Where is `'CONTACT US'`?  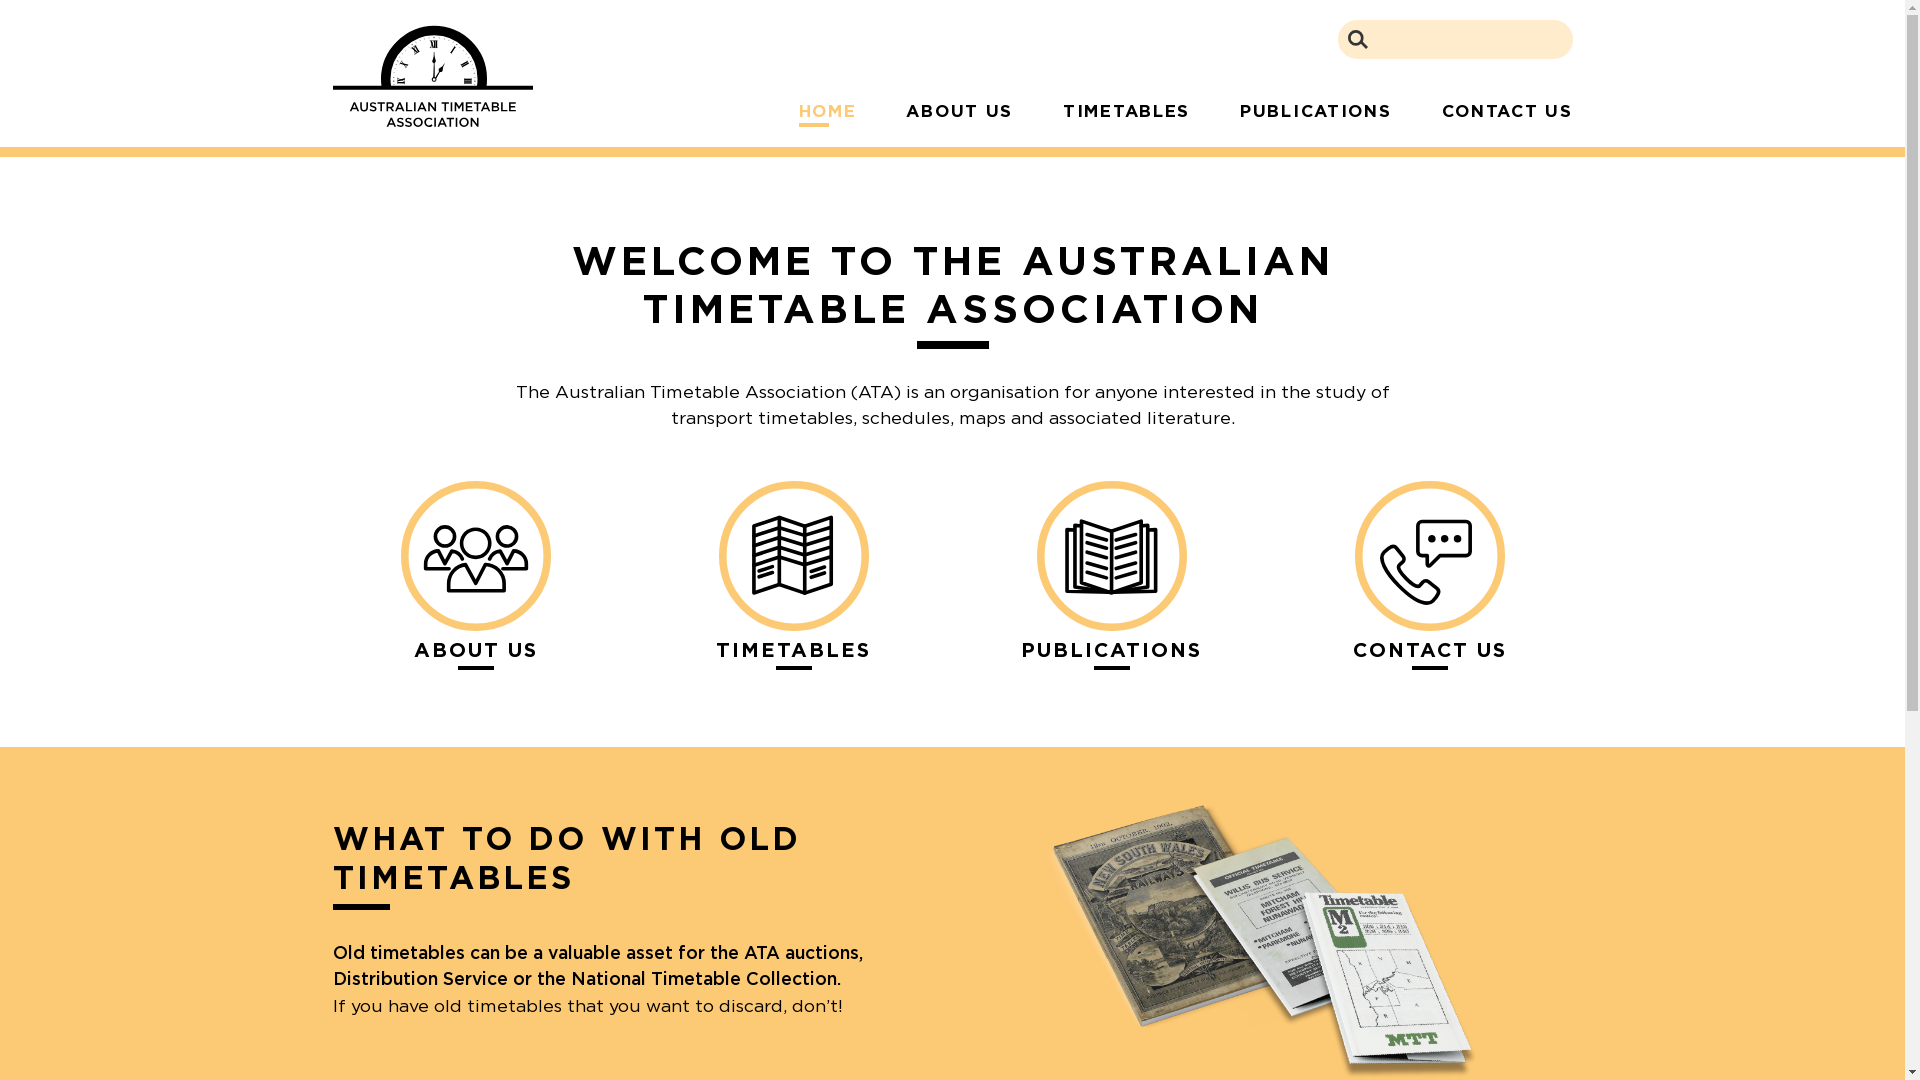 'CONTACT US' is located at coordinates (1428, 654).